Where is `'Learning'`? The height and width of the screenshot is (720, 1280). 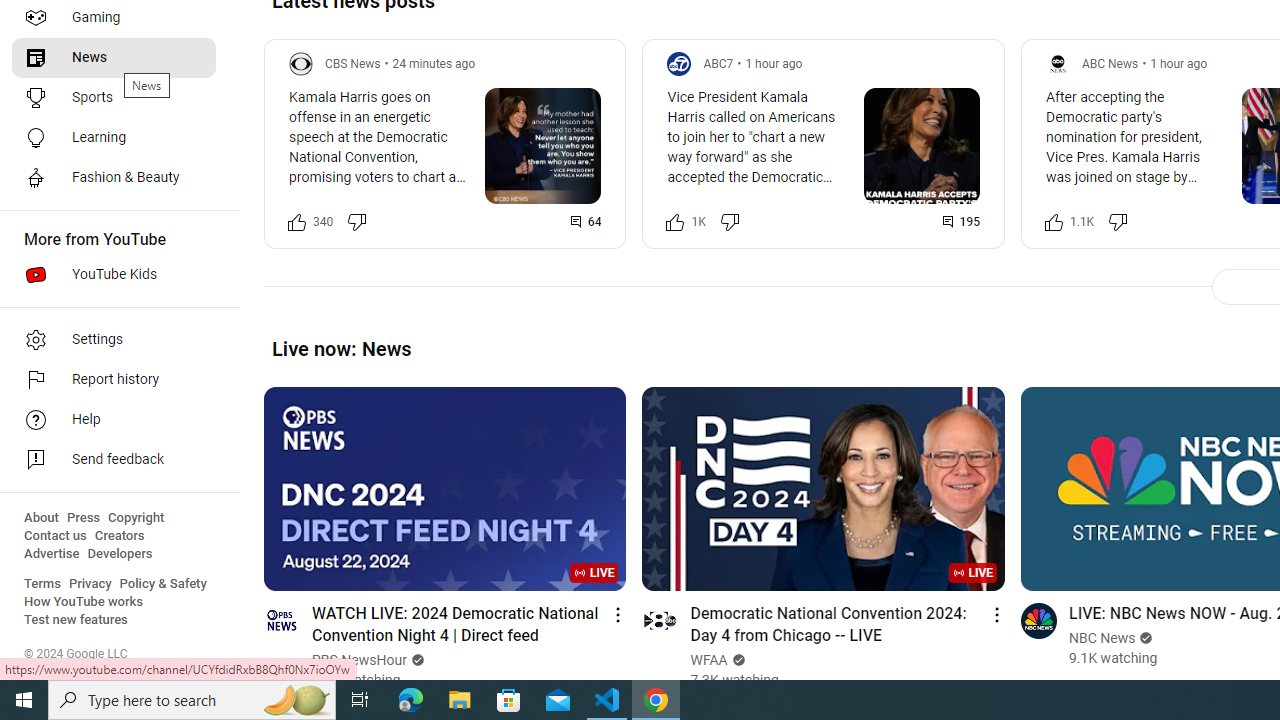 'Learning' is located at coordinates (112, 136).